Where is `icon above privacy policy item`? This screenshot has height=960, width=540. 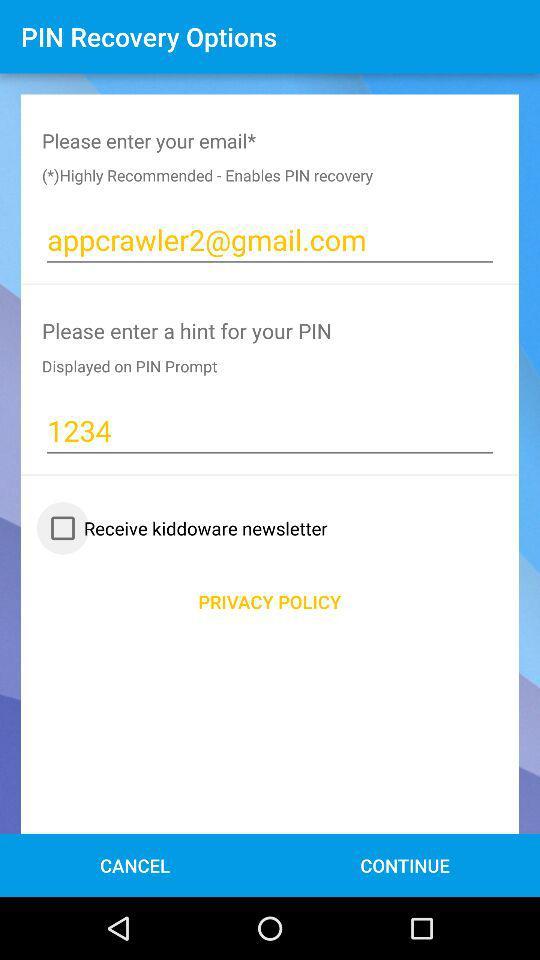 icon above privacy policy item is located at coordinates (184, 527).